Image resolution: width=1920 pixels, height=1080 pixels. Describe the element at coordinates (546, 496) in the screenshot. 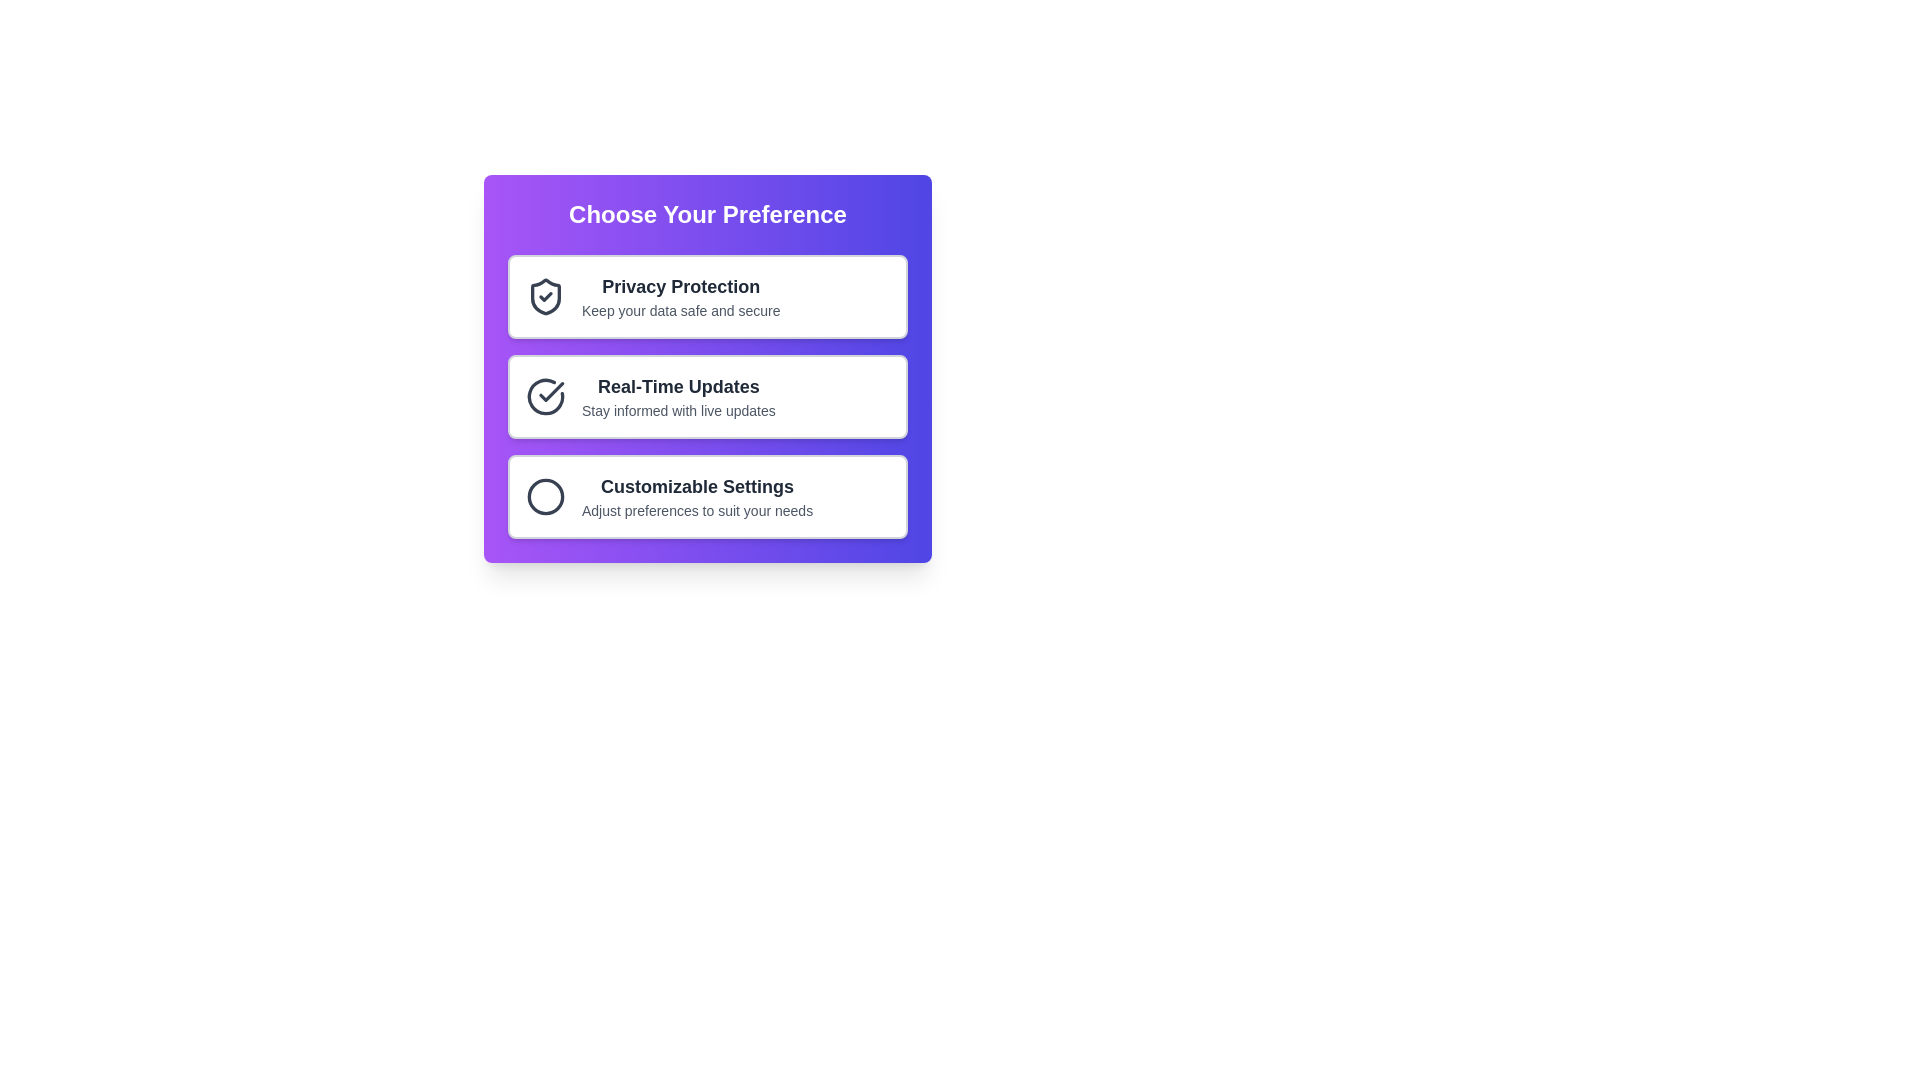

I see `the SVG Circle Graphic located in the bottom-most button labeled 'Customizable Settings' within a purple card dialog box` at that location.